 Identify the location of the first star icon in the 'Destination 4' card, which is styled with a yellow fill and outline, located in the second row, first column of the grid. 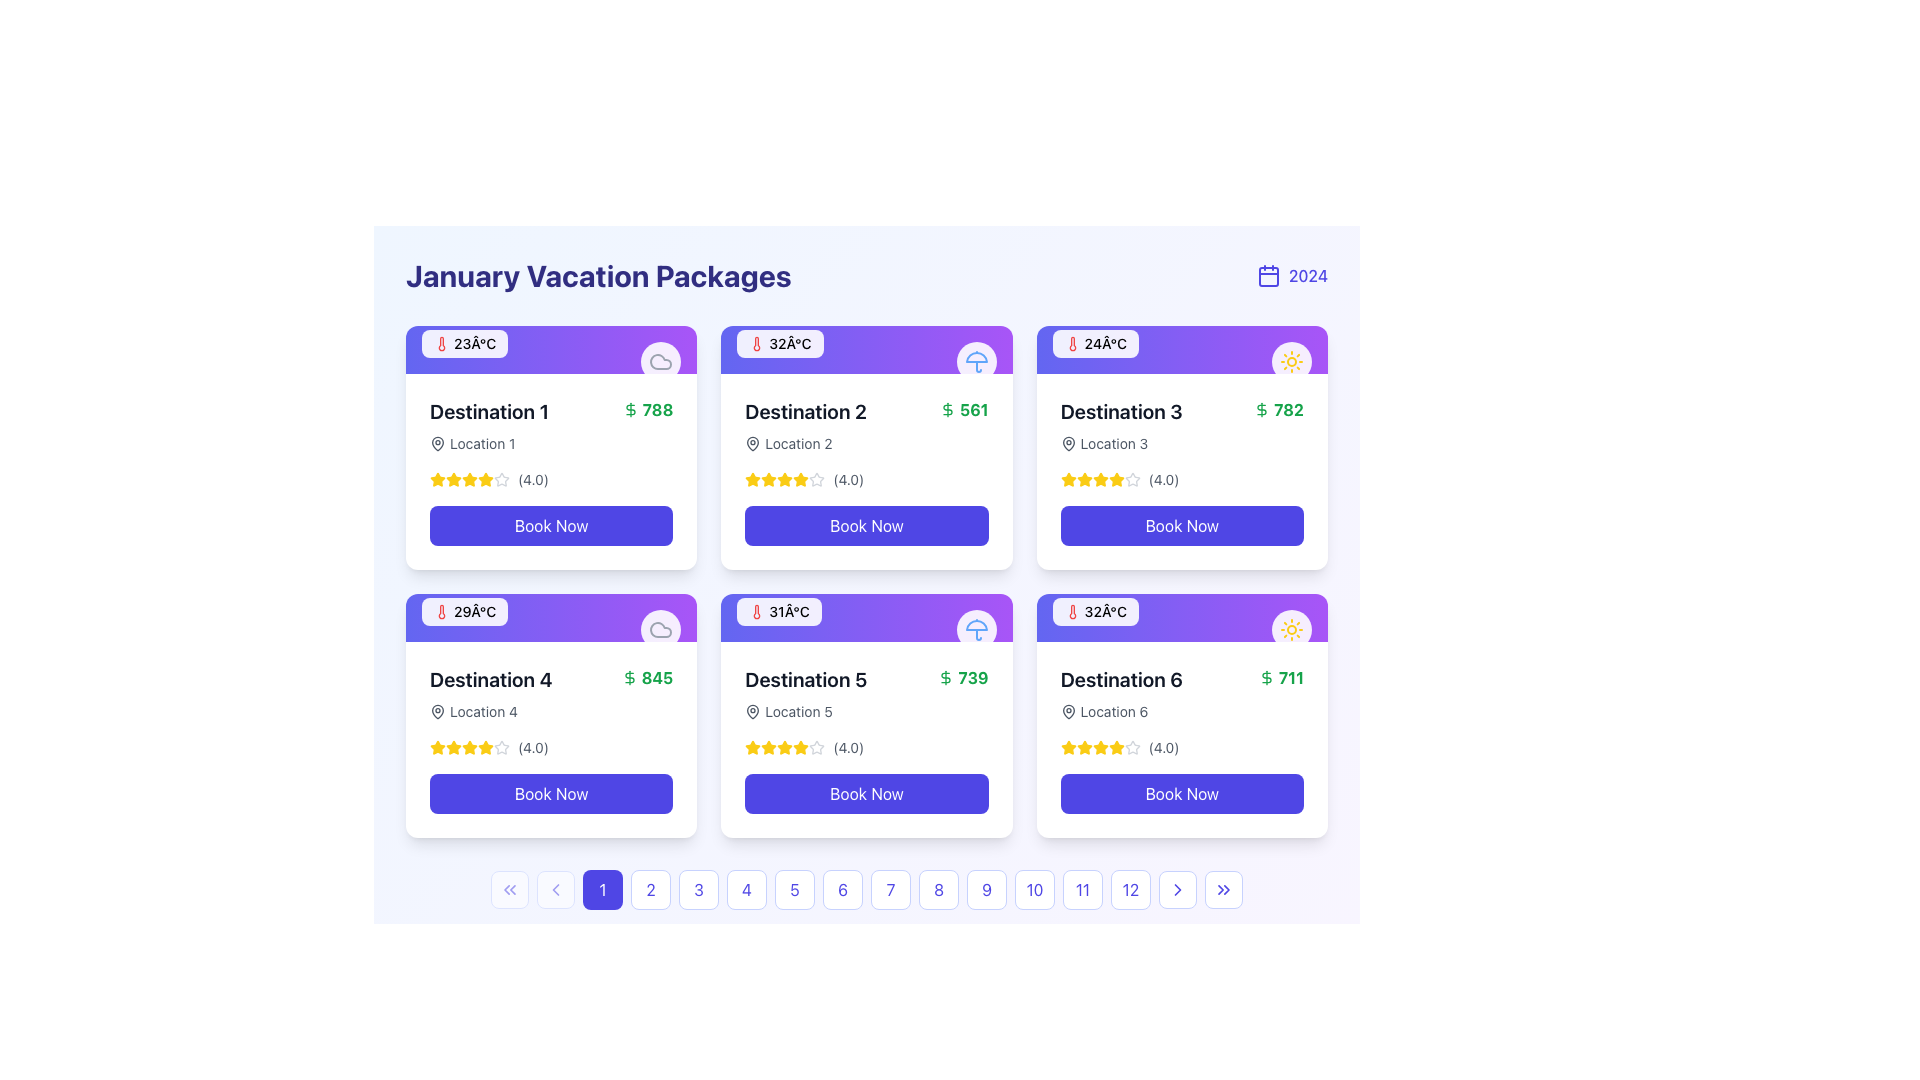
(436, 748).